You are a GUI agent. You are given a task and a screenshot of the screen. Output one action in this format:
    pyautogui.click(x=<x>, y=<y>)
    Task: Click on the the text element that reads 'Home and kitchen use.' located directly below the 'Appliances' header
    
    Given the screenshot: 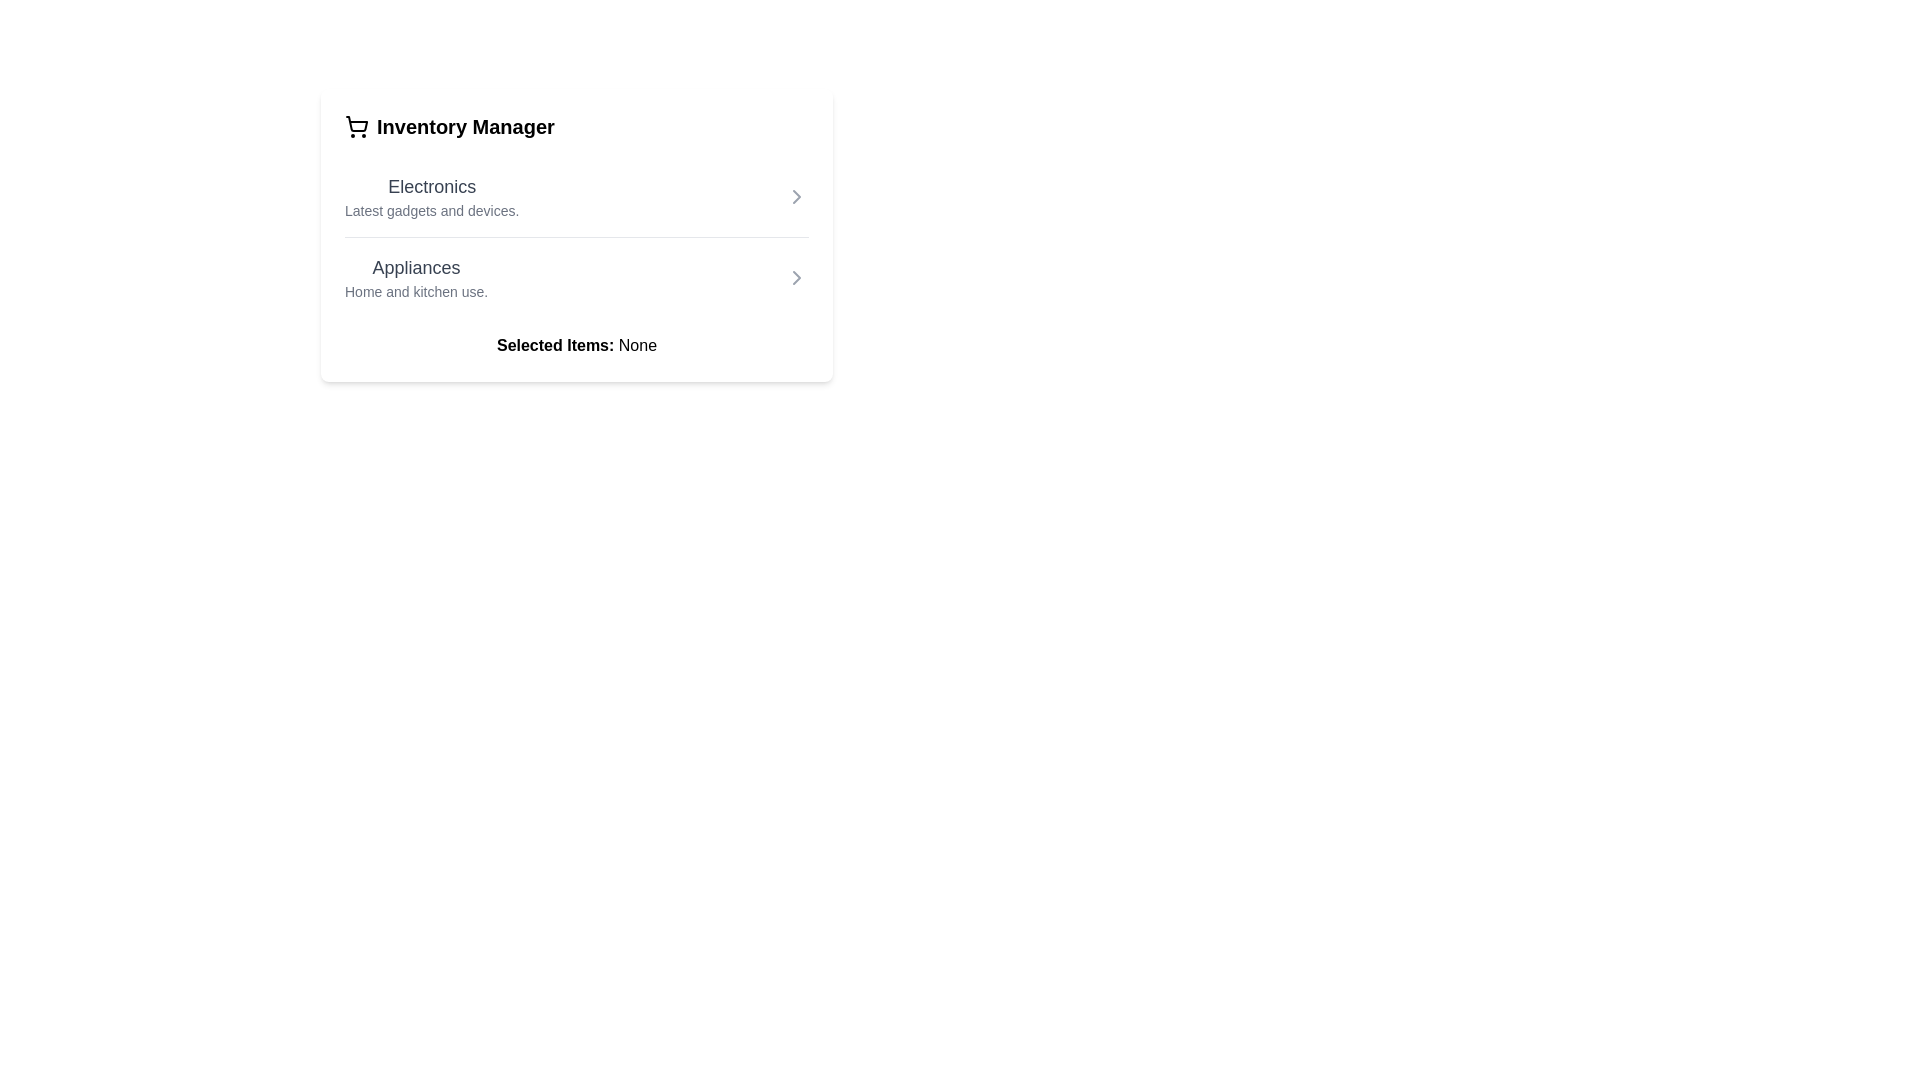 What is the action you would take?
    pyautogui.click(x=415, y=292)
    